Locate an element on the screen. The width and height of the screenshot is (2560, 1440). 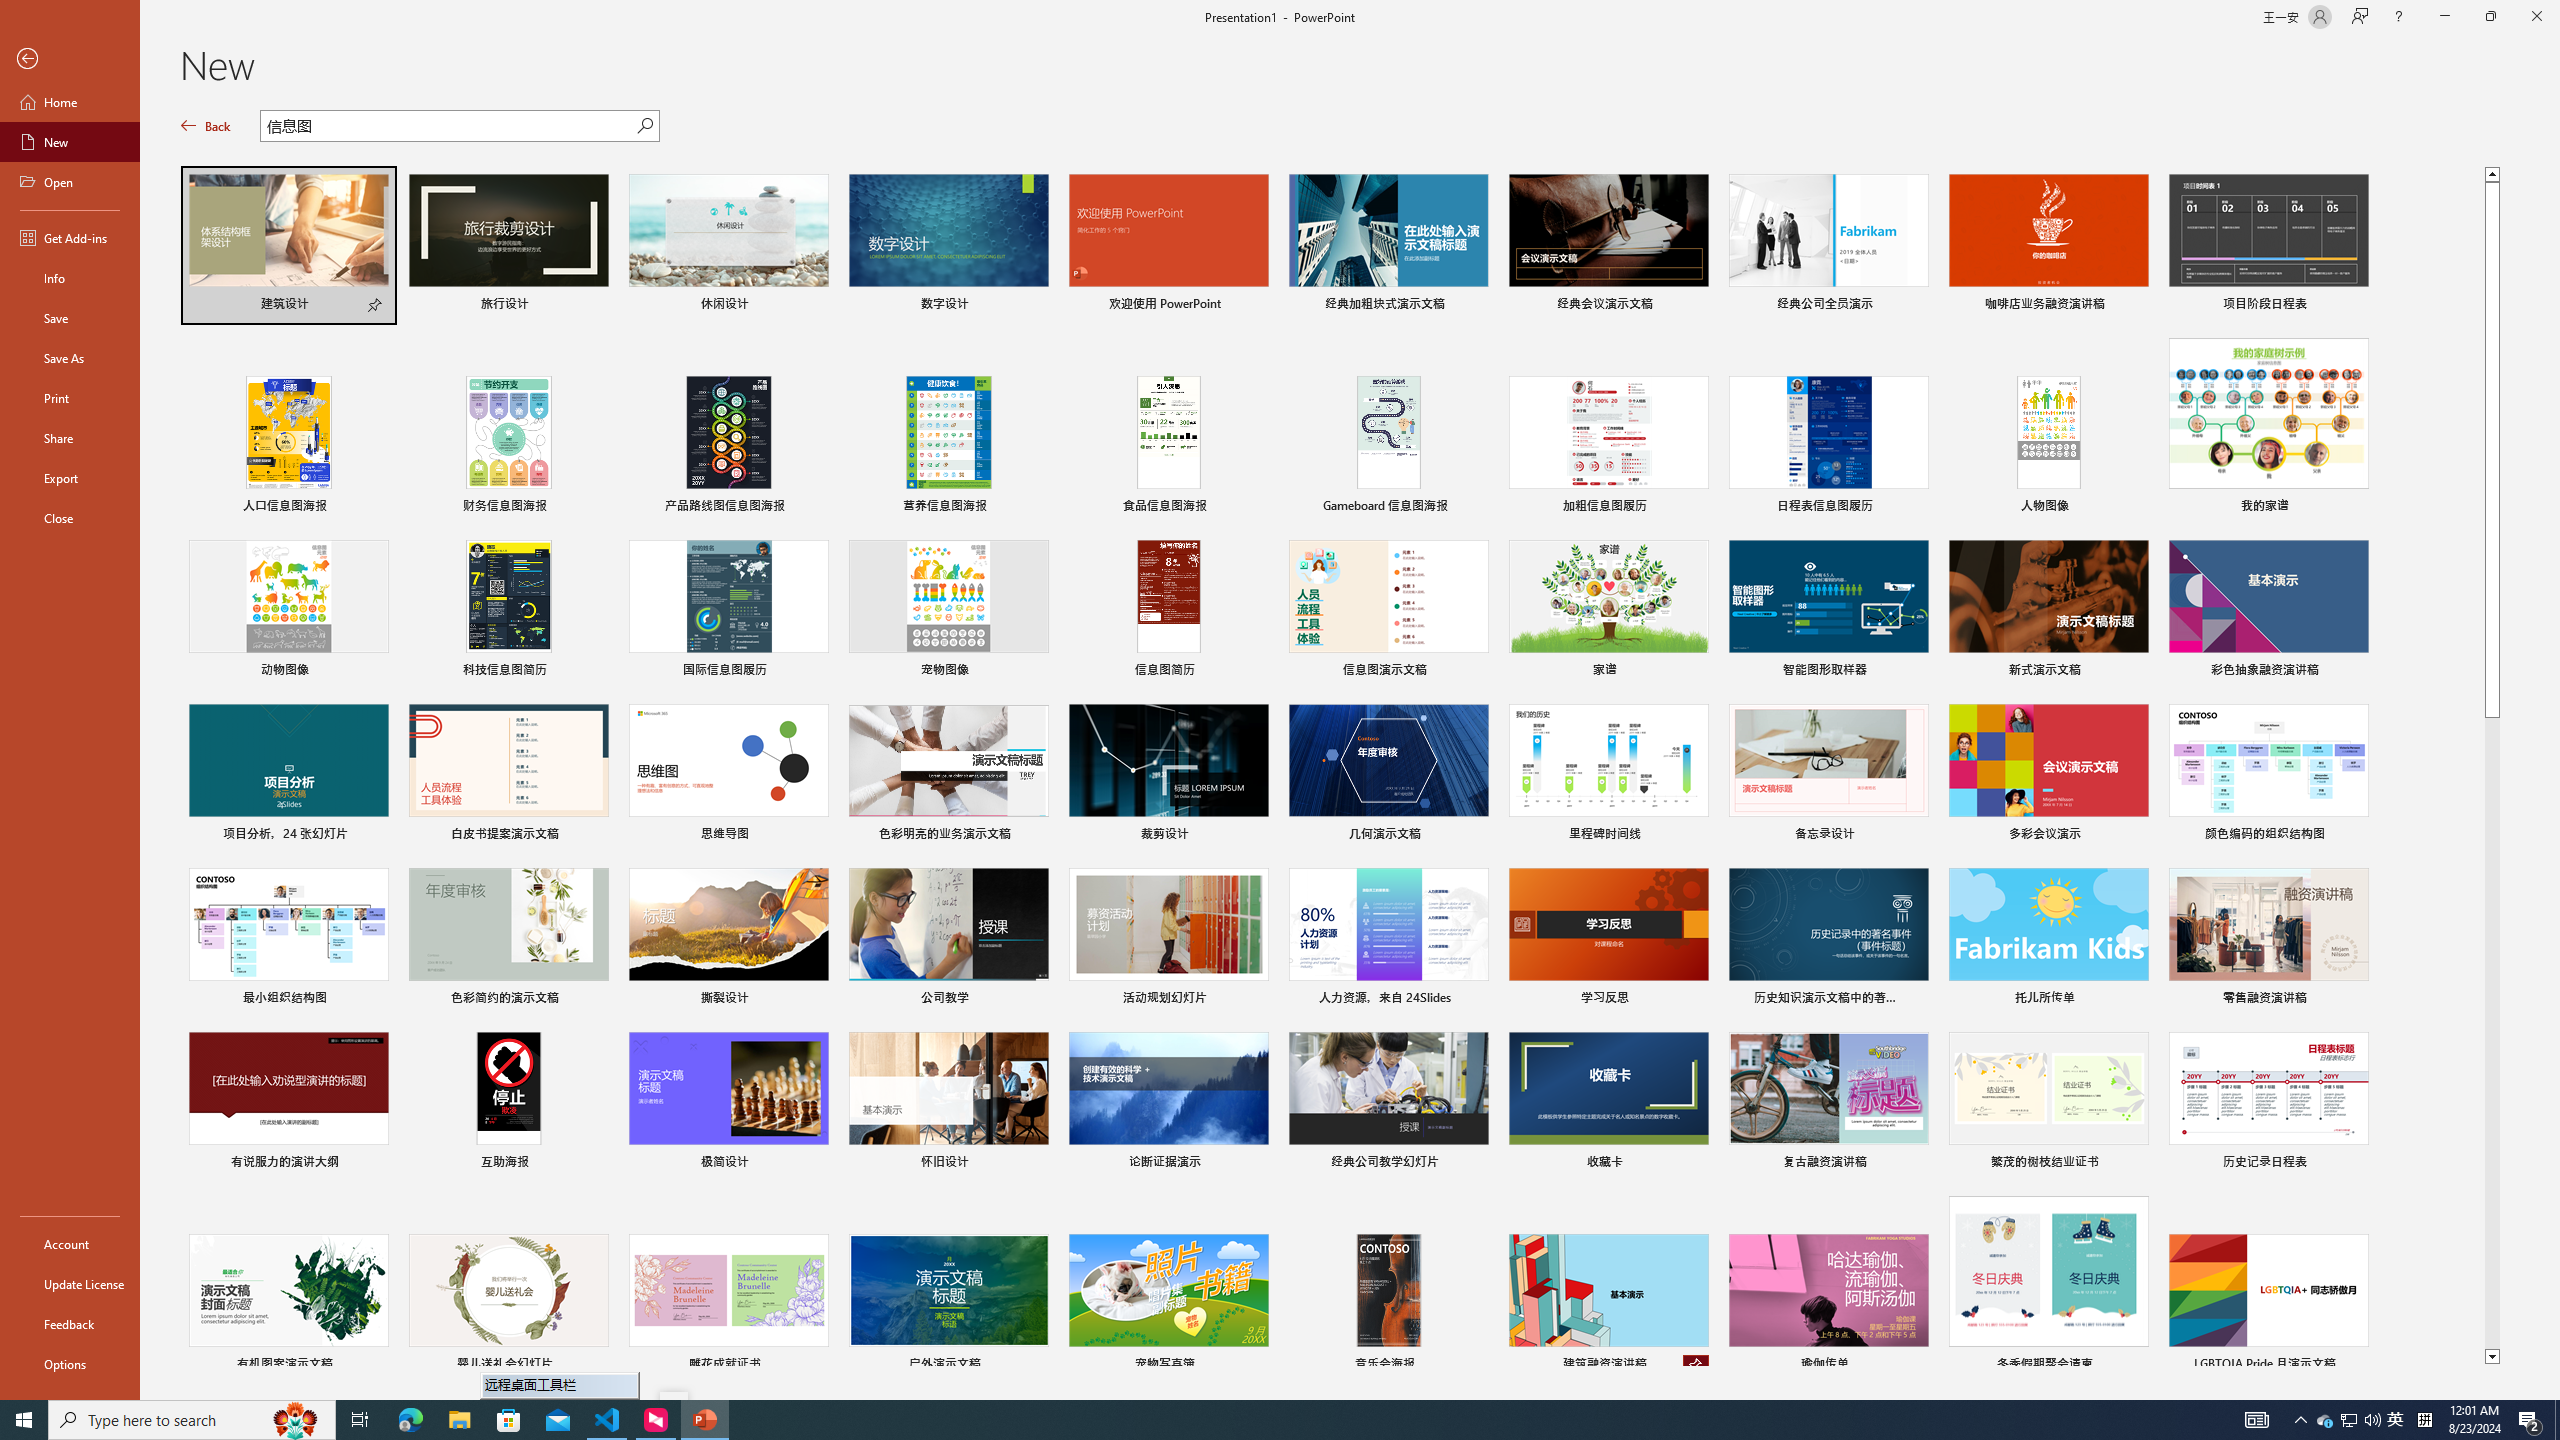
'Unpin from list' is located at coordinates (1695, 1364).